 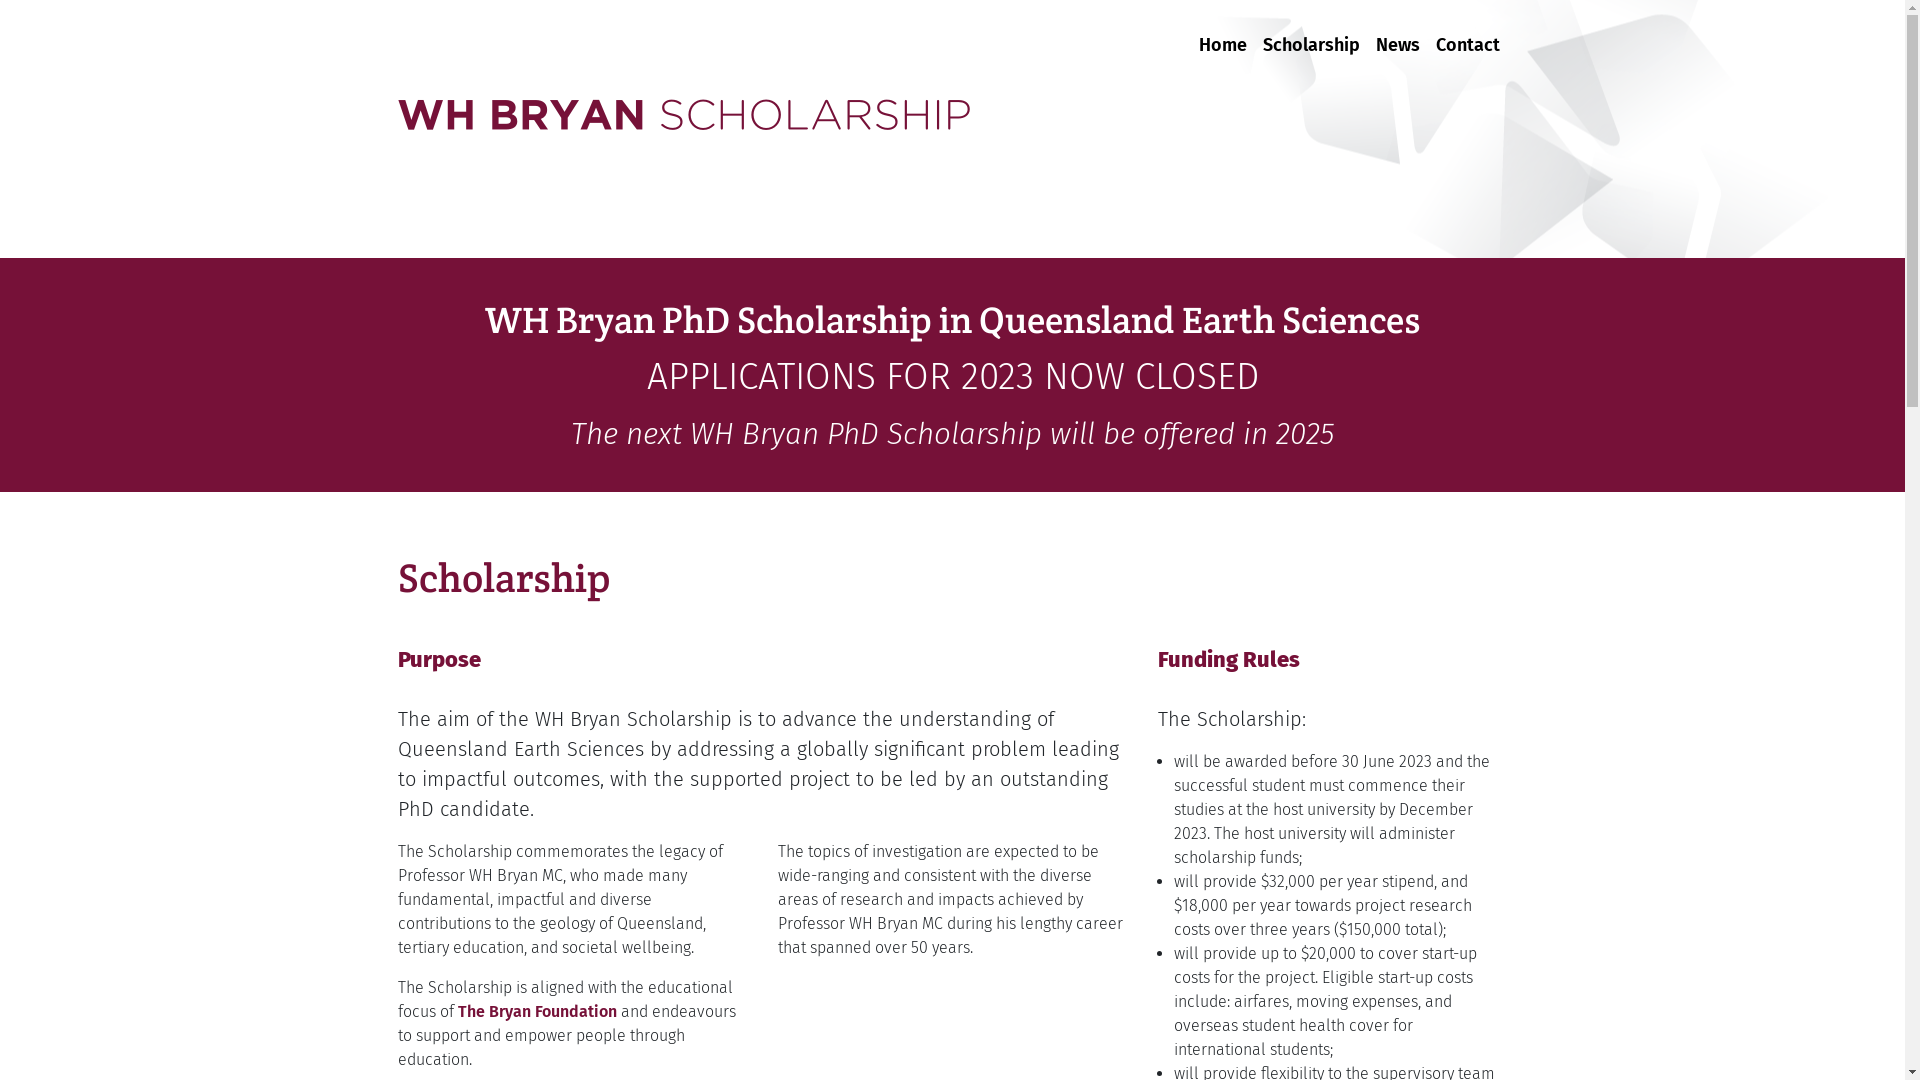 I want to click on 'Scholarship', so click(x=1310, y=33).